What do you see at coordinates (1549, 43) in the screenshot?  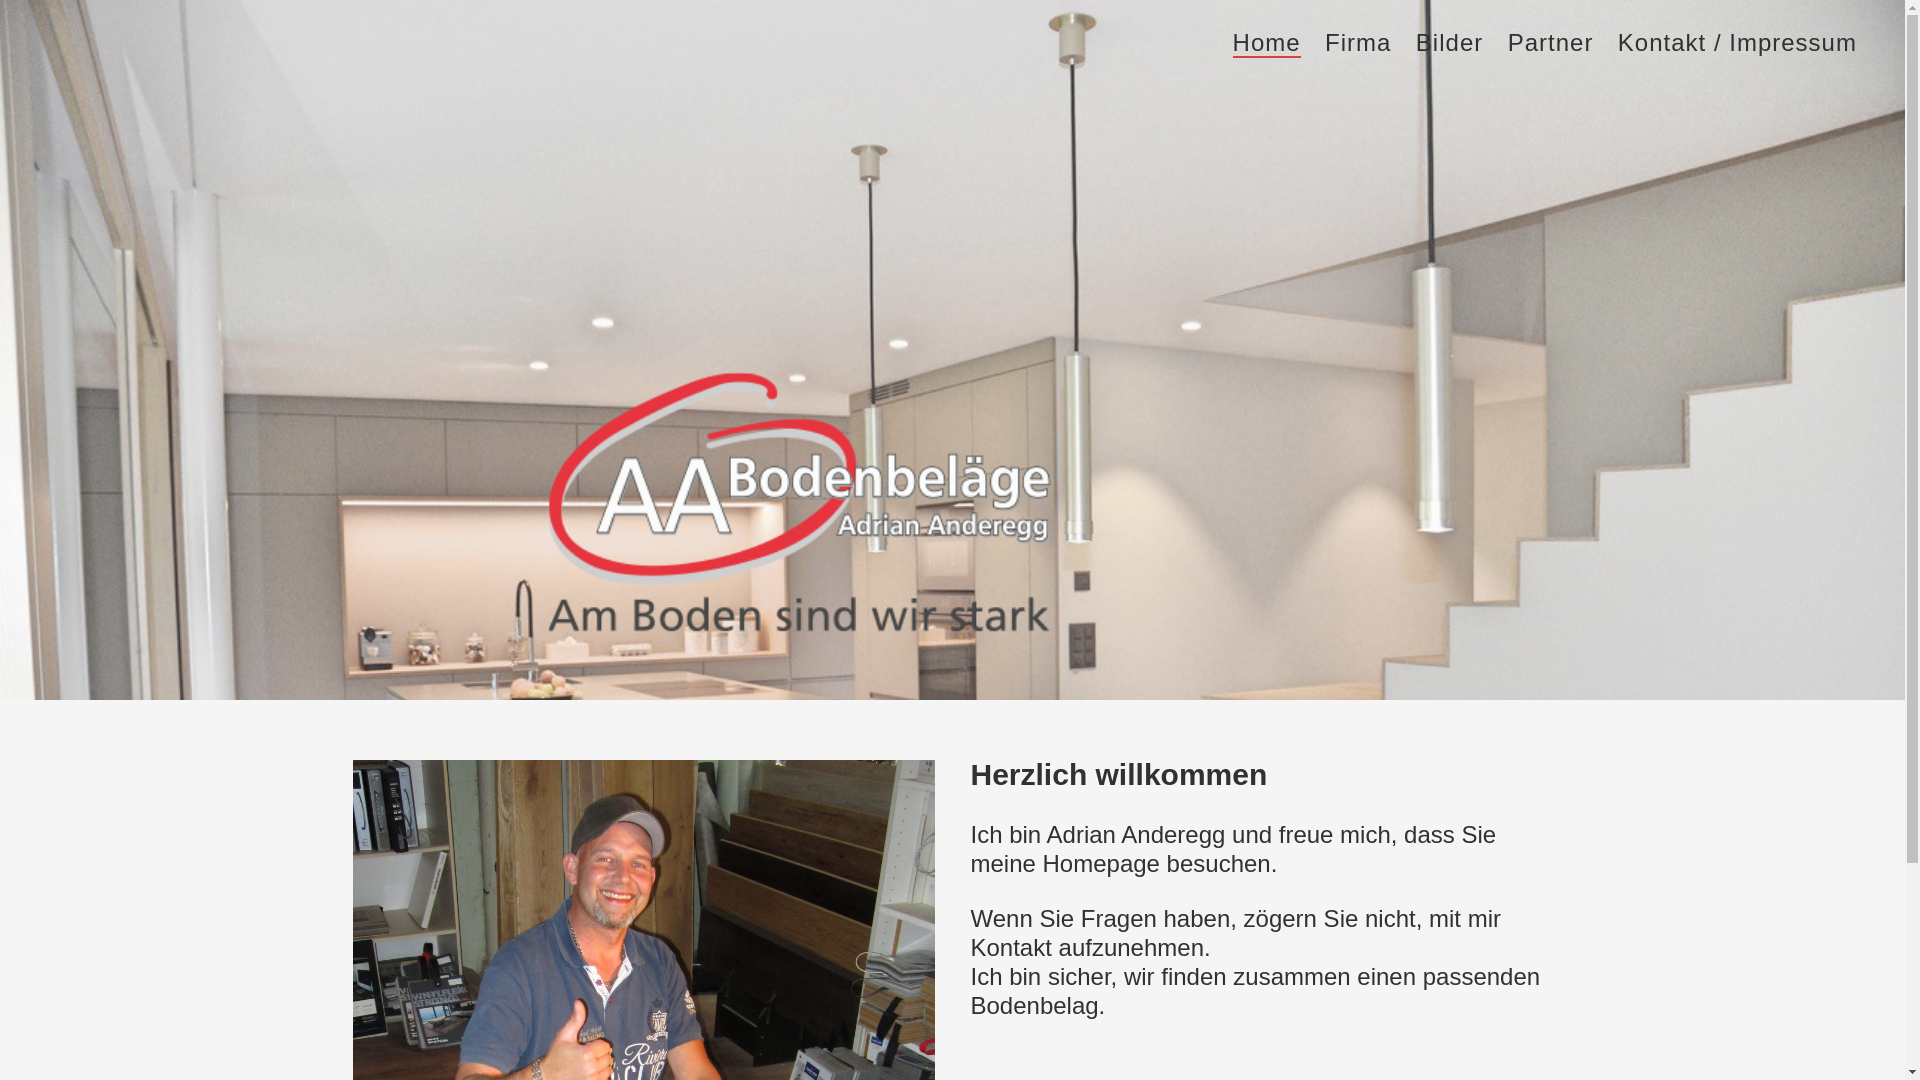 I see `'Partner'` at bounding box center [1549, 43].